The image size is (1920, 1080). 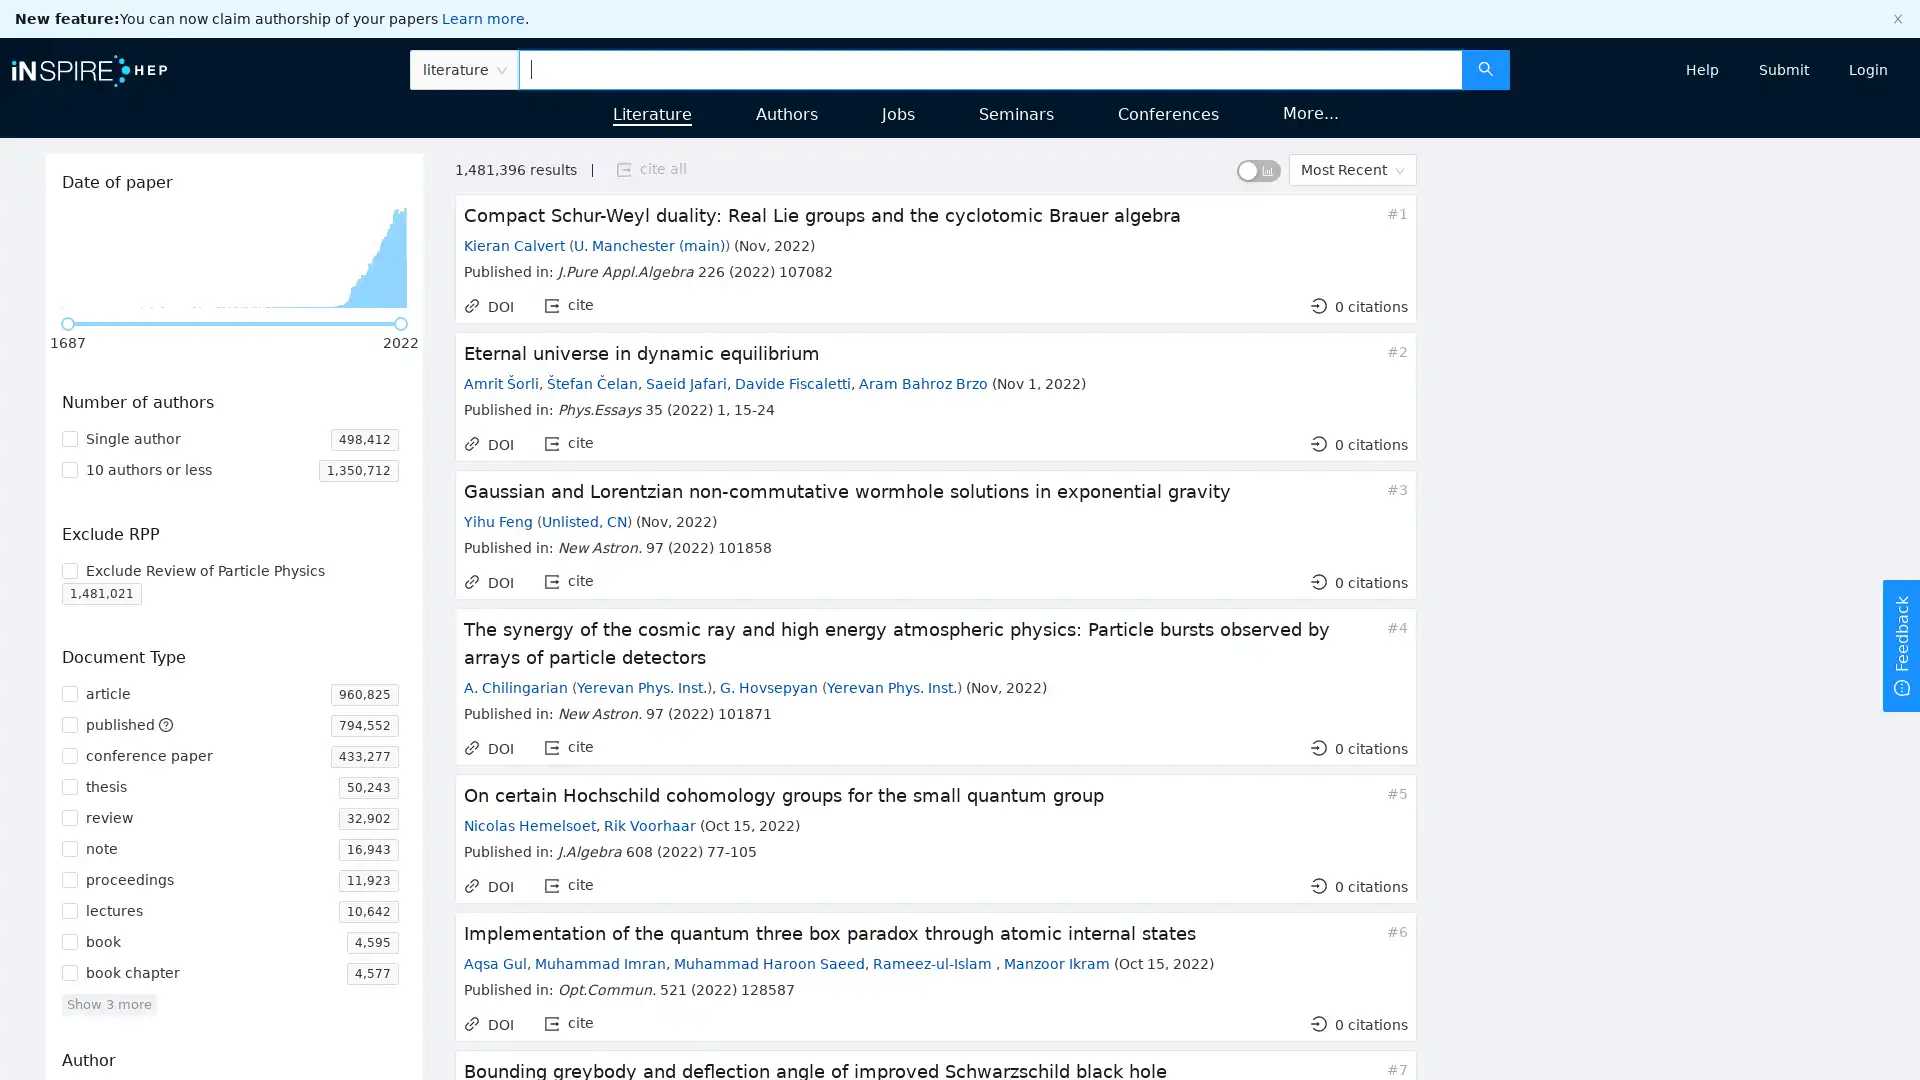 What do you see at coordinates (566, 748) in the screenshot?
I see `export cite` at bounding box center [566, 748].